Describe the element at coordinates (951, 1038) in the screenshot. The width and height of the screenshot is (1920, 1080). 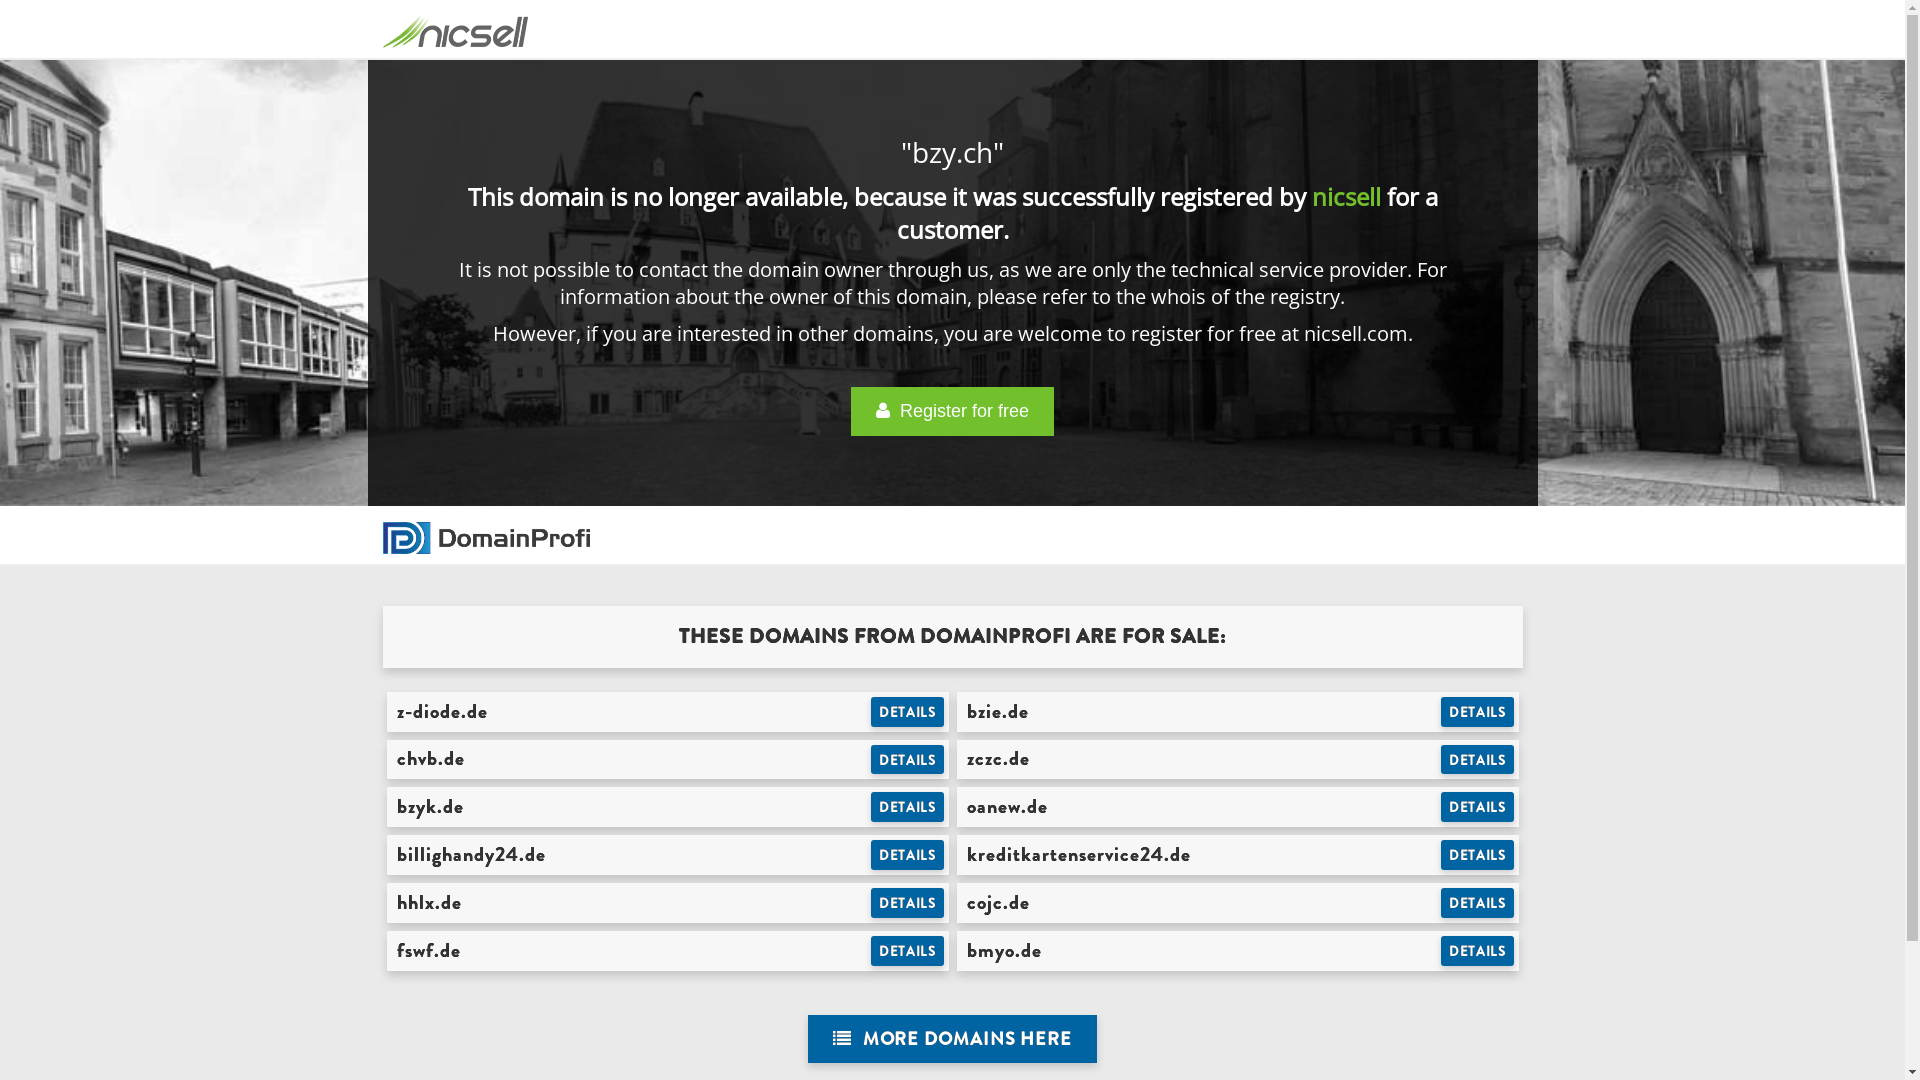
I see `'  MORE DOMAINS HERE'` at that location.